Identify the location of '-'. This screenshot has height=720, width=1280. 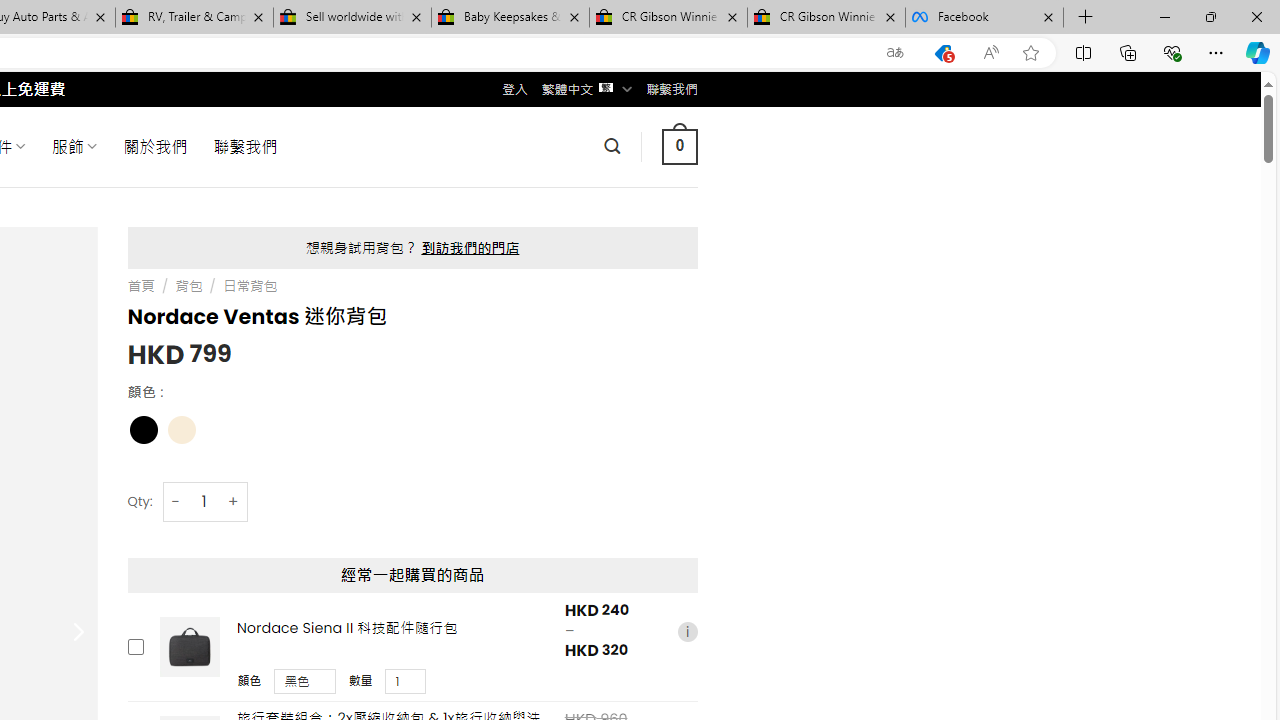
(176, 500).